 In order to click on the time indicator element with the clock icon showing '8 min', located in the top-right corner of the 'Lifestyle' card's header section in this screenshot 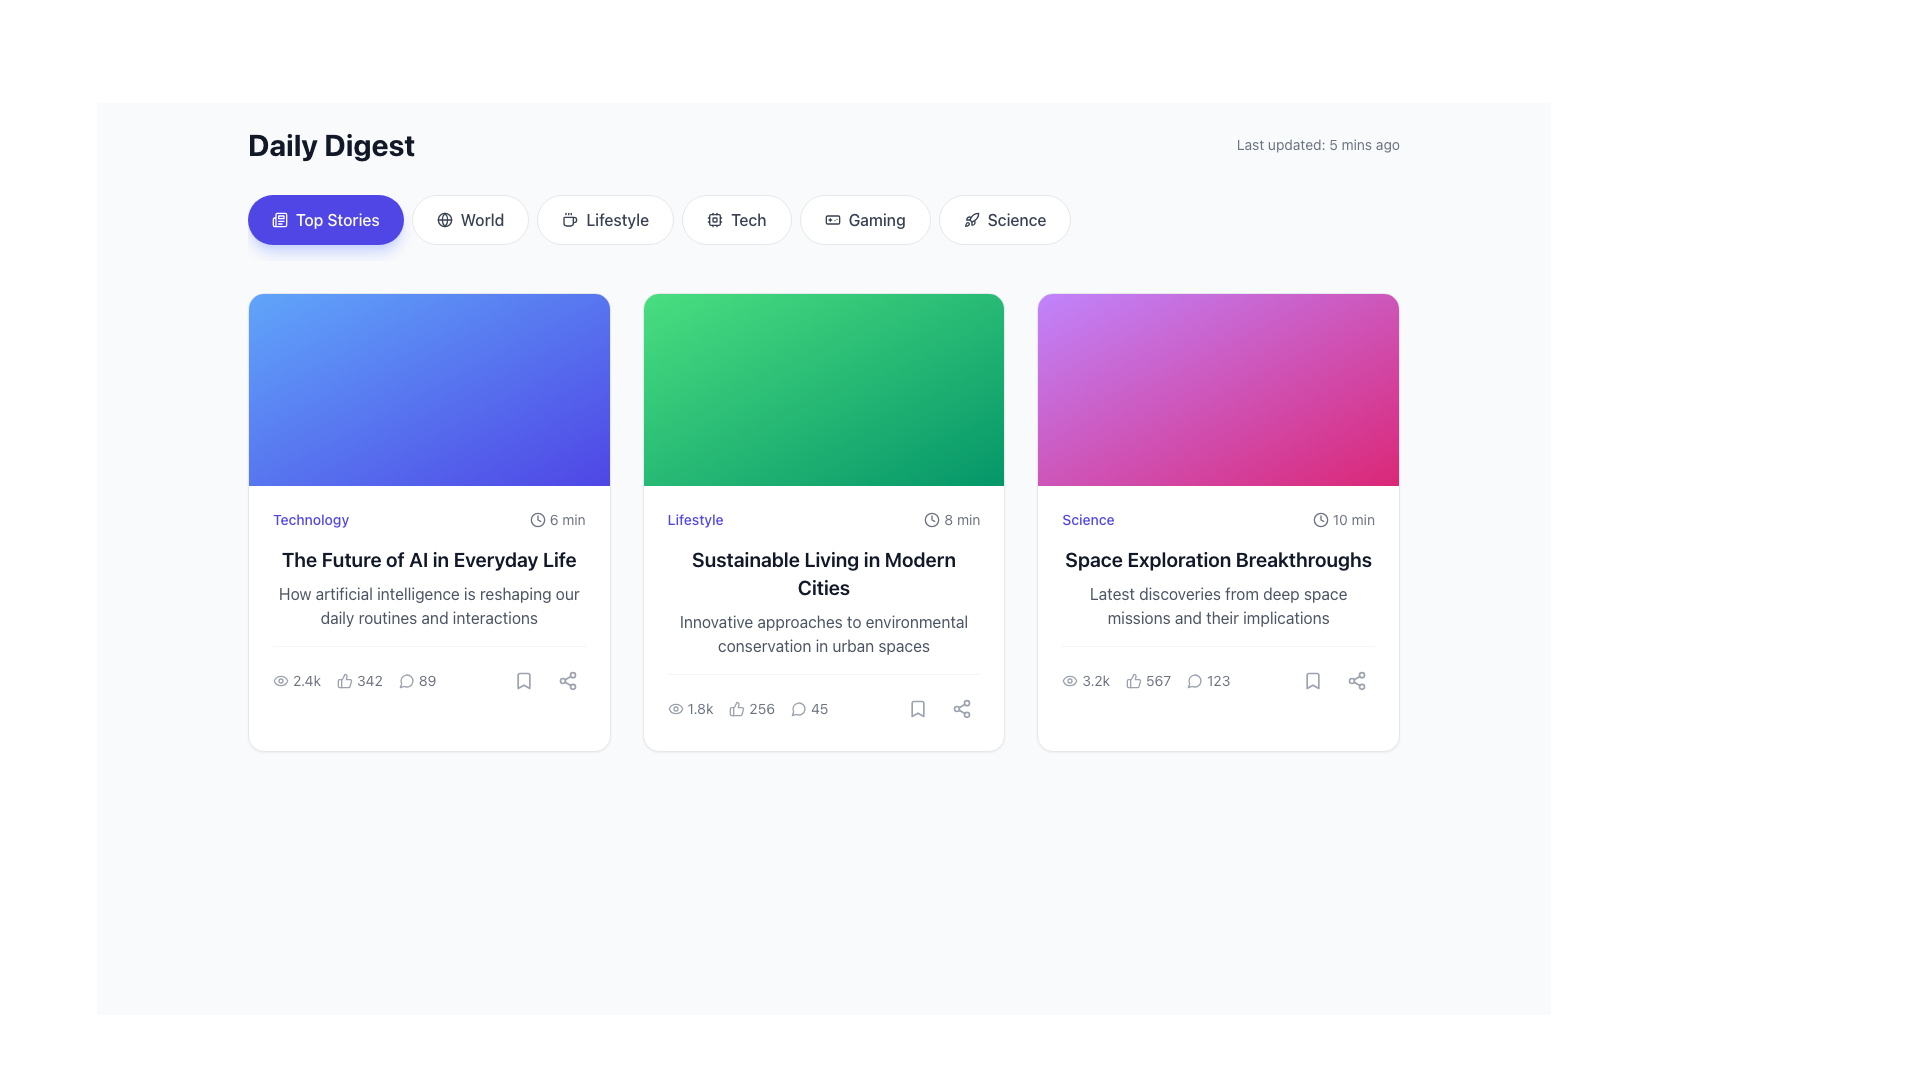, I will do `click(951, 519)`.